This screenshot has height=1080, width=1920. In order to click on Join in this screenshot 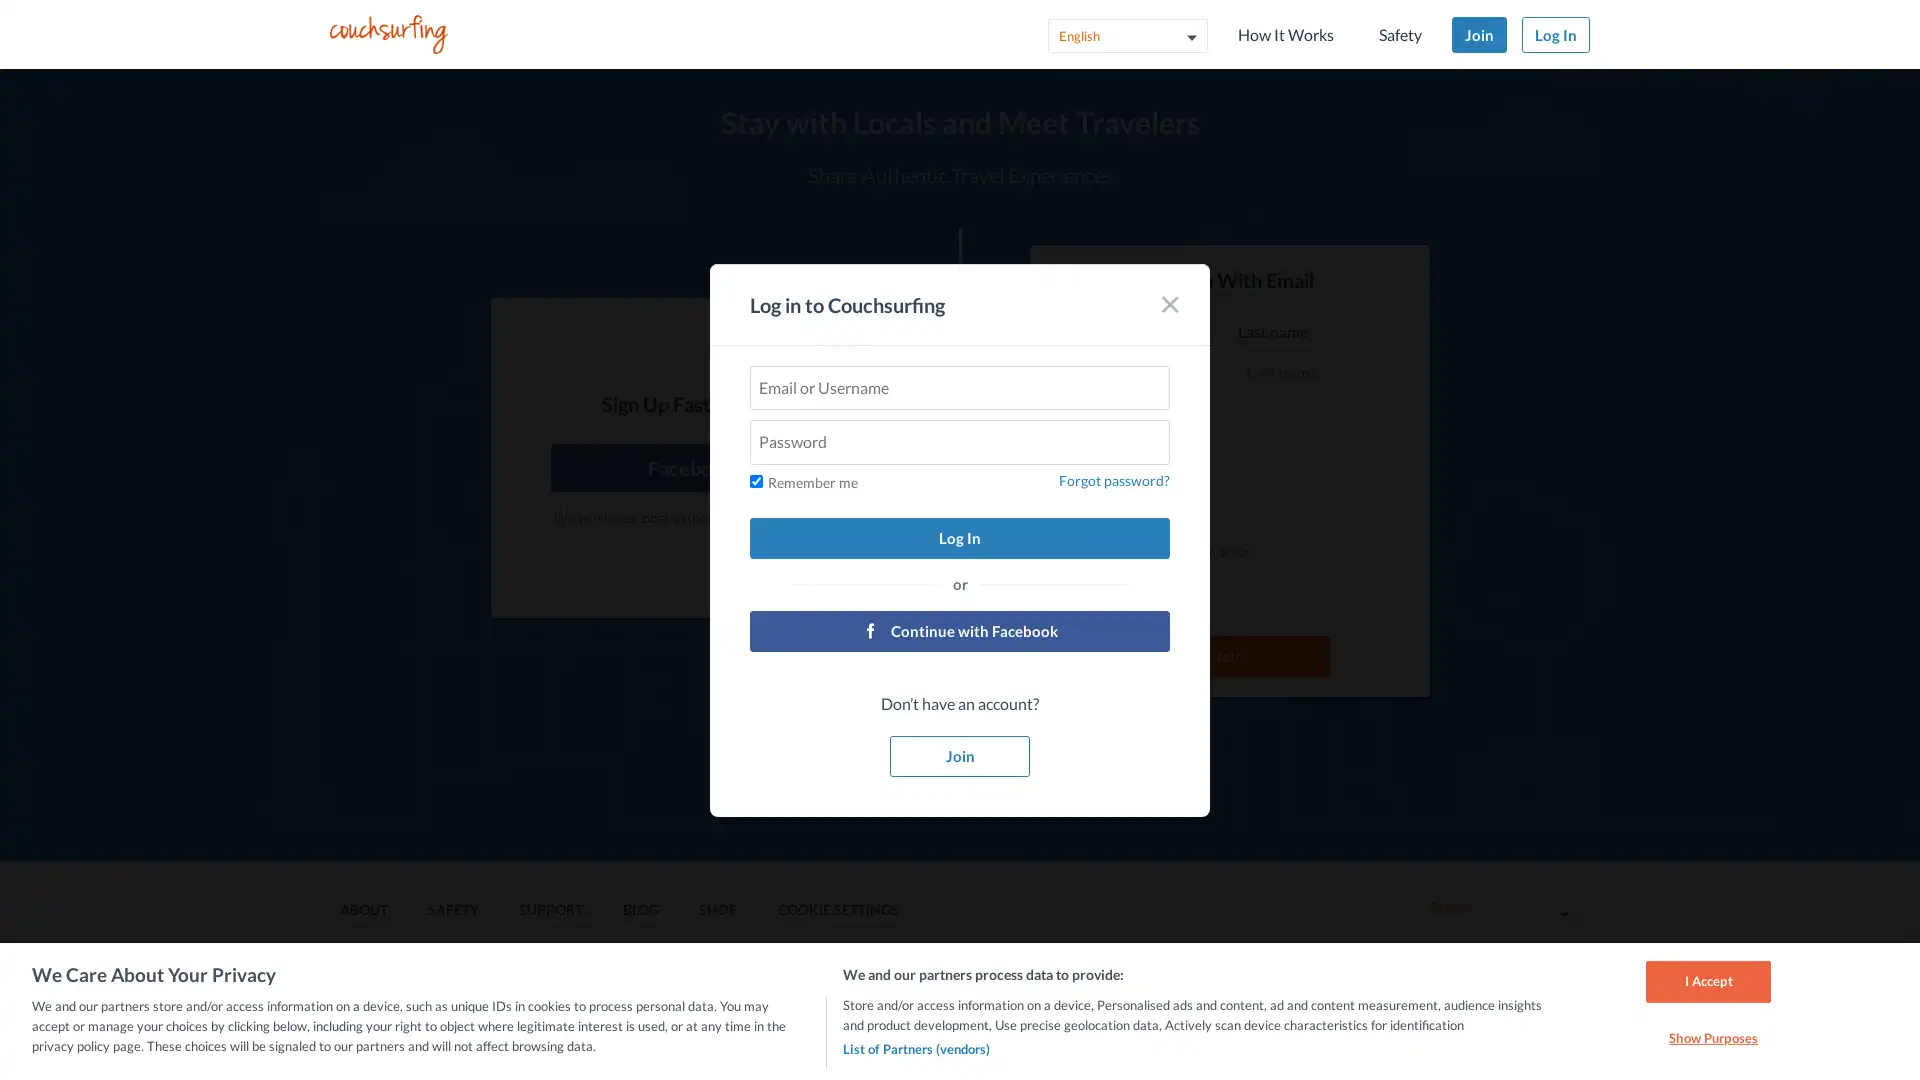, I will do `click(1227, 655)`.